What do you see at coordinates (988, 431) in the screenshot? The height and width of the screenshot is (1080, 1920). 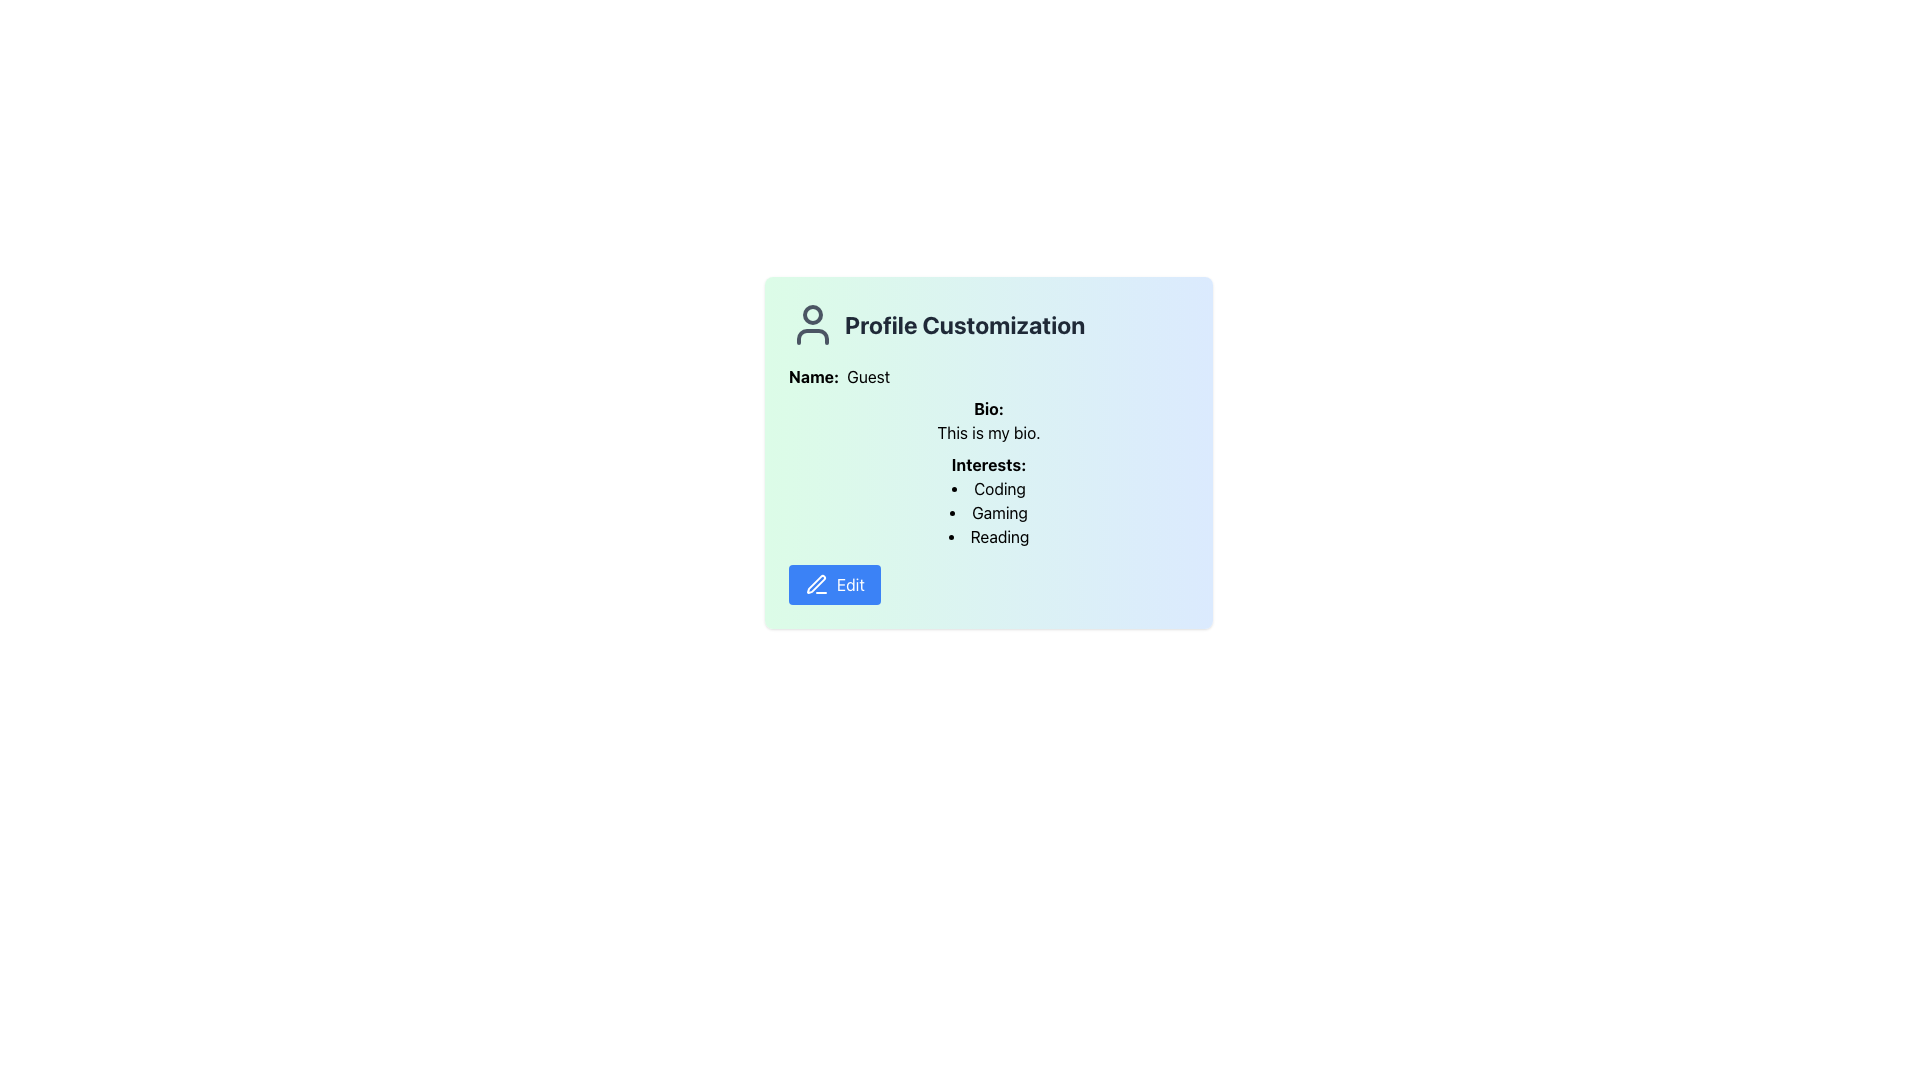 I see `text string 'This is my bio.' located beneath the 'Bio:' text in the Profile Customization section` at bounding box center [988, 431].